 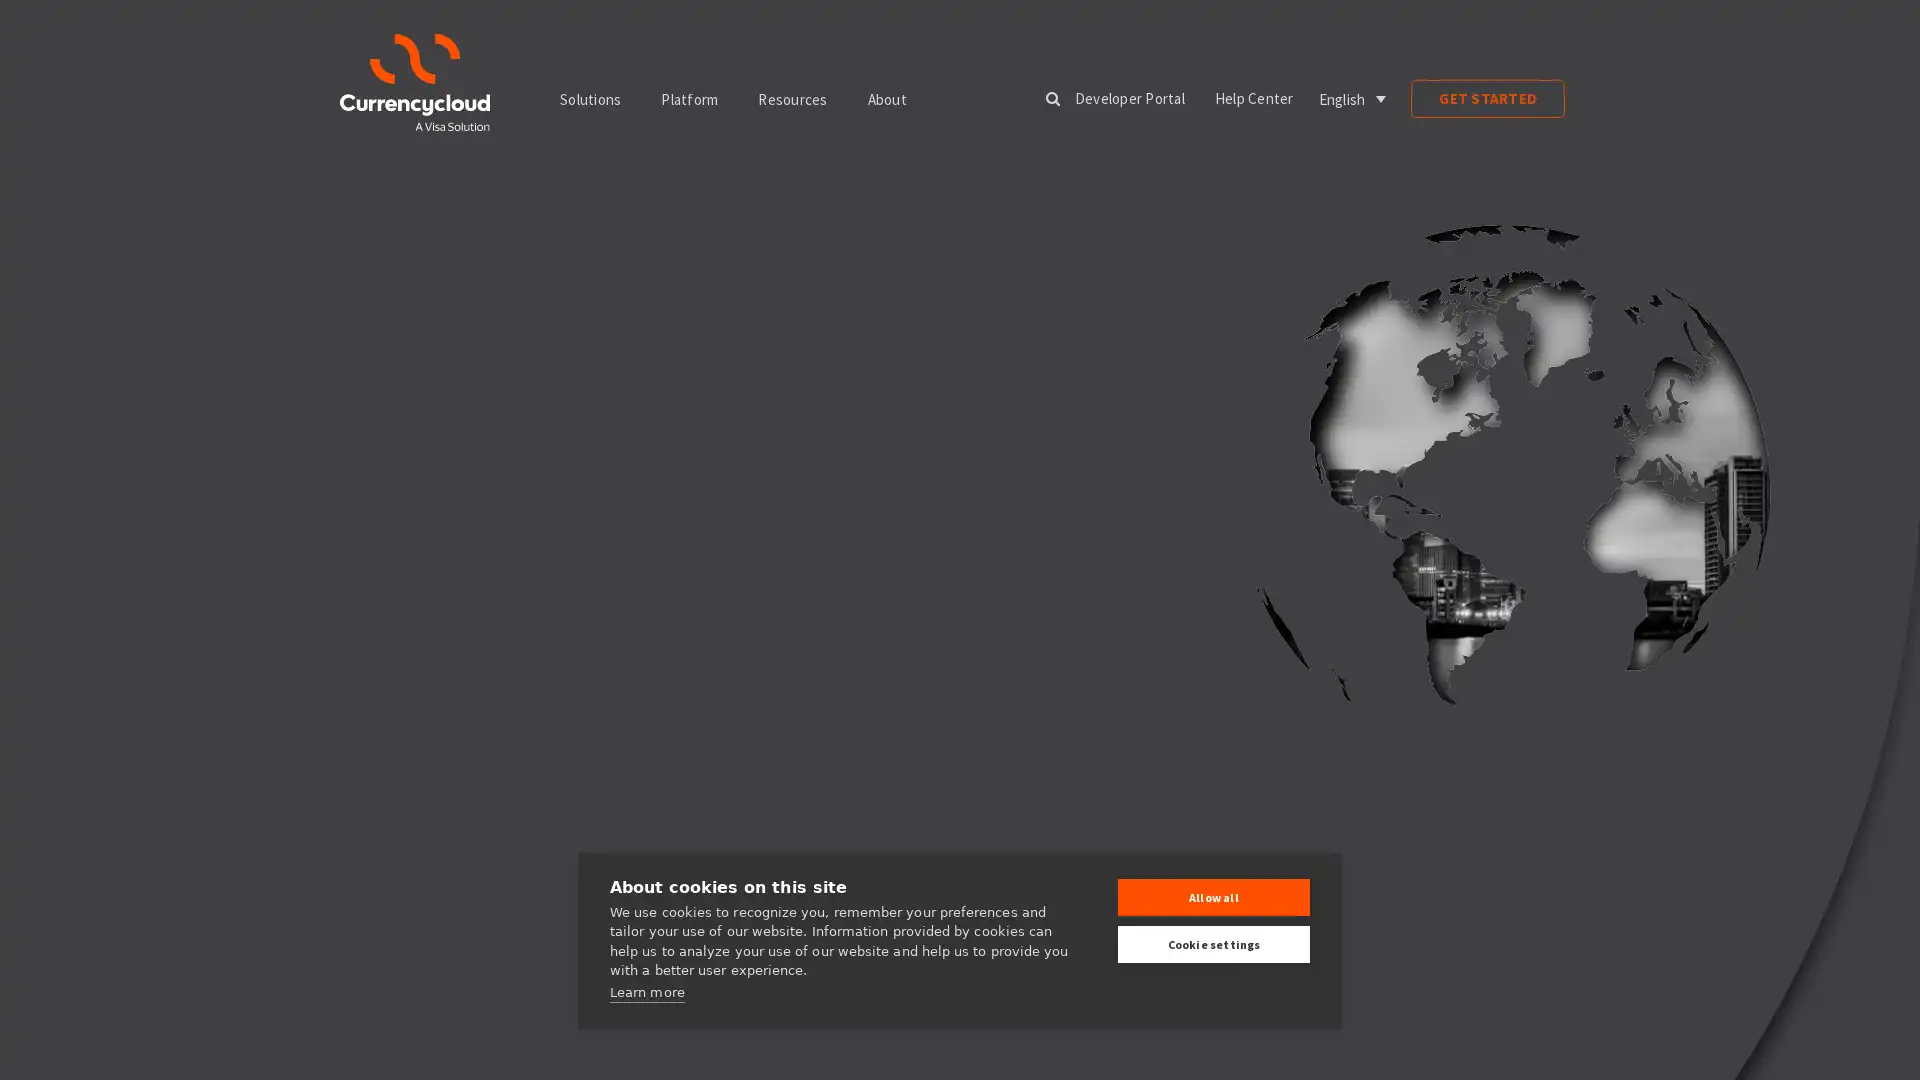 I want to click on Allow all, so click(x=1213, y=896).